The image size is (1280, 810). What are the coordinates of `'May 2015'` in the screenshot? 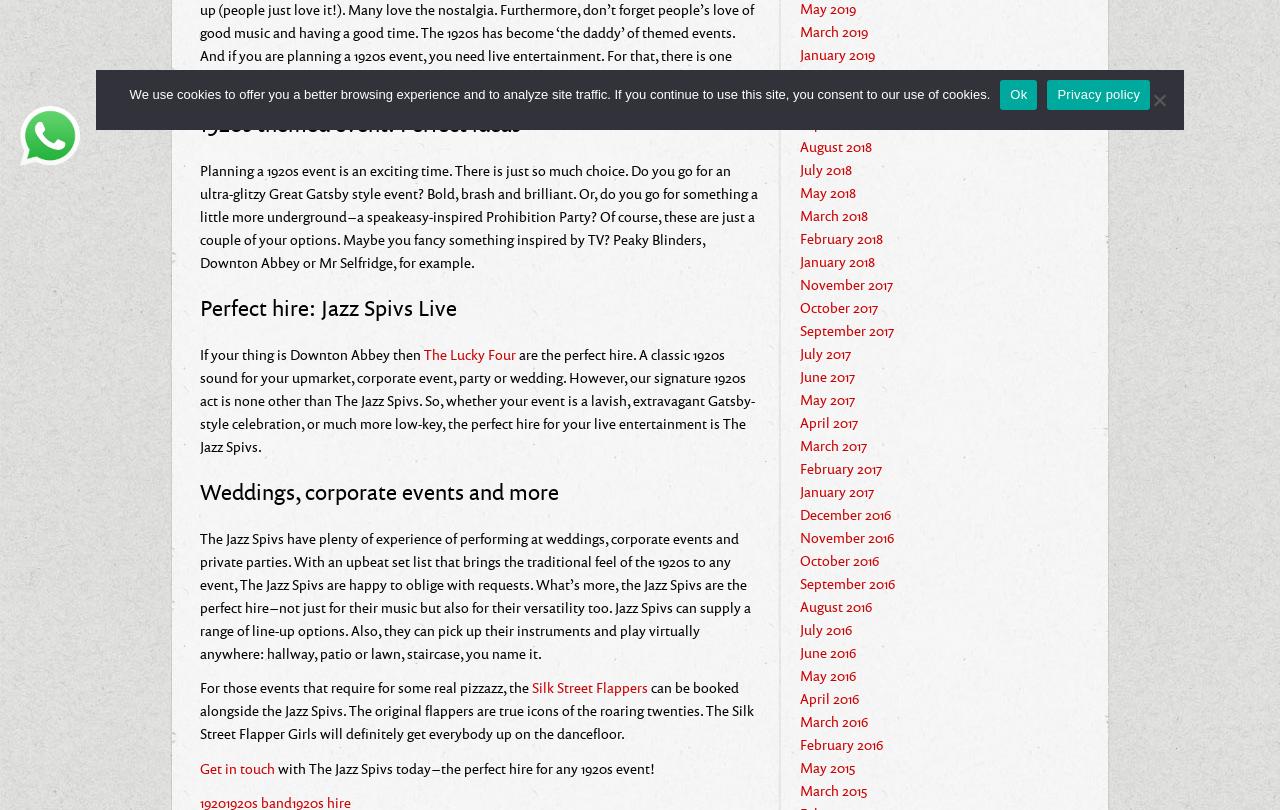 It's located at (827, 765).